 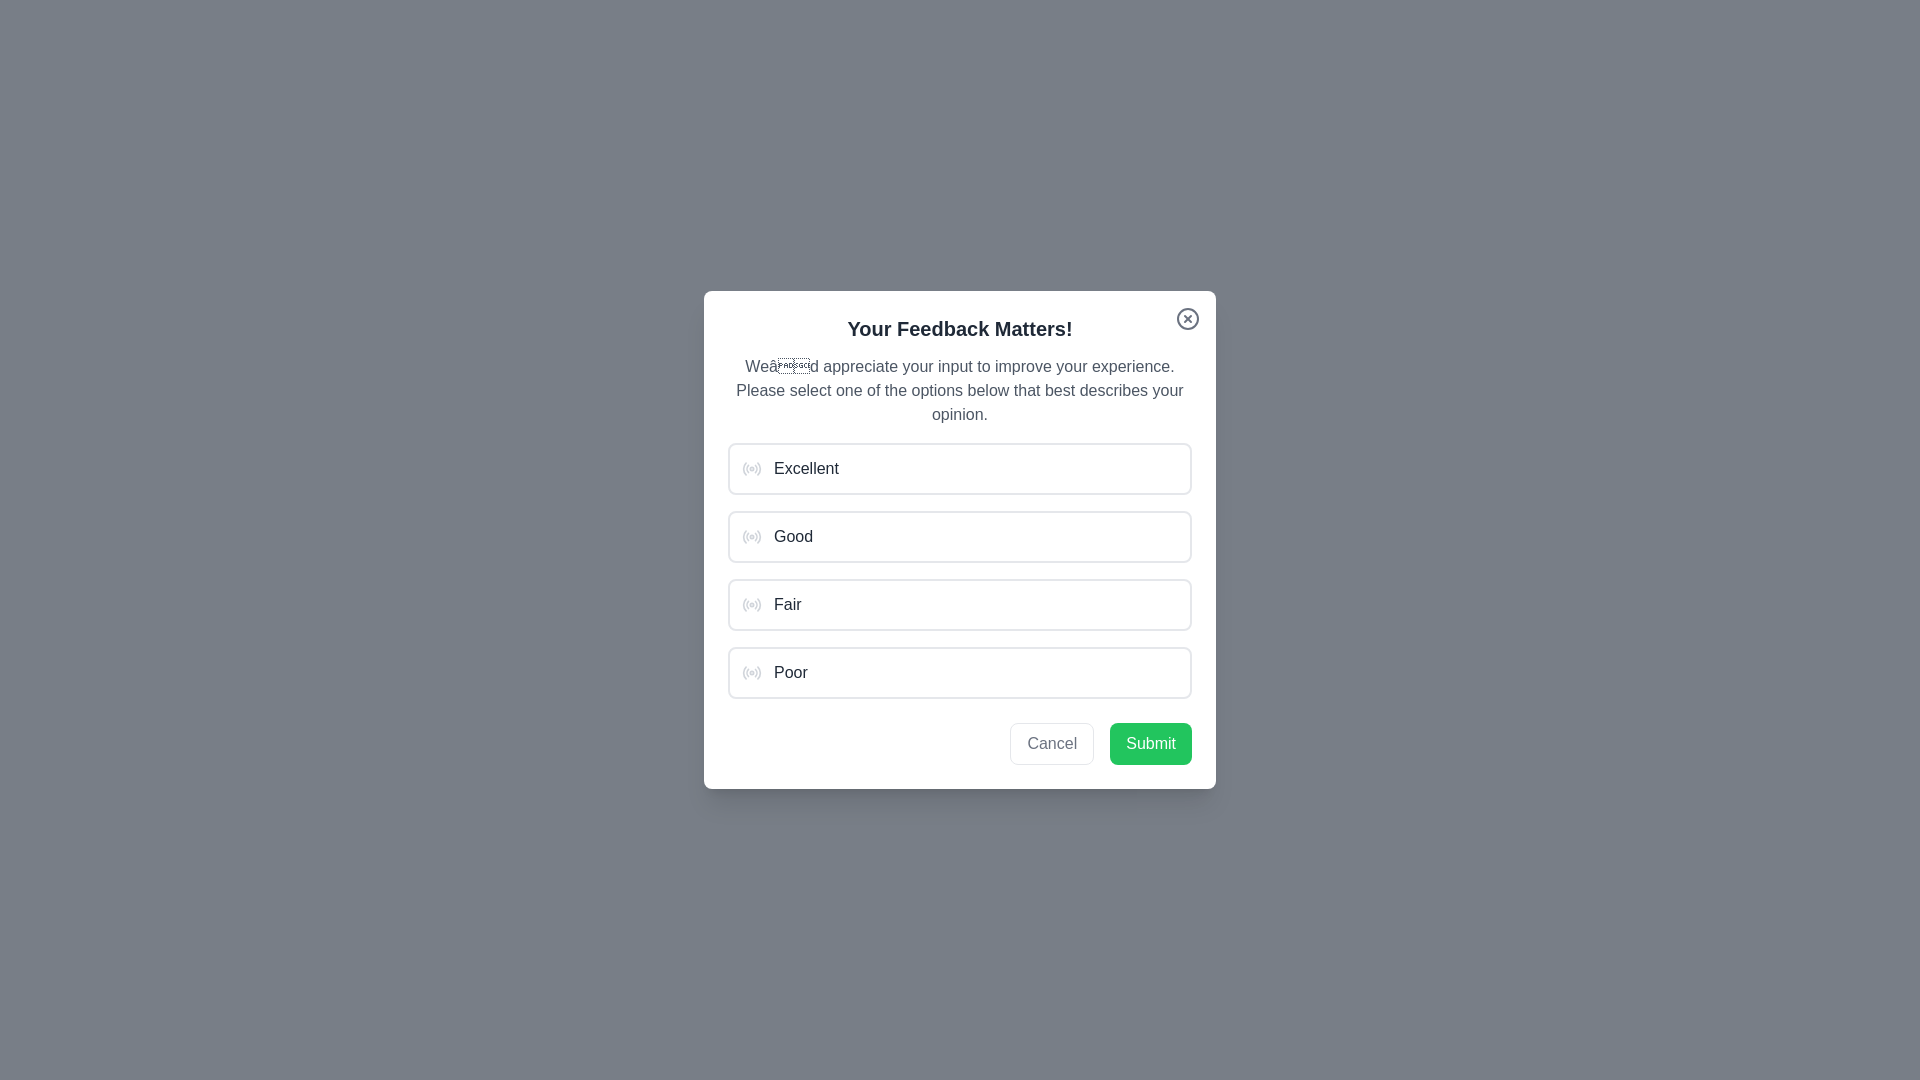 What do you see at coordinates (1188, 318) in the screenshot?
I see `the close button to dismiss the dialog` at bounding box center [1188, 318].